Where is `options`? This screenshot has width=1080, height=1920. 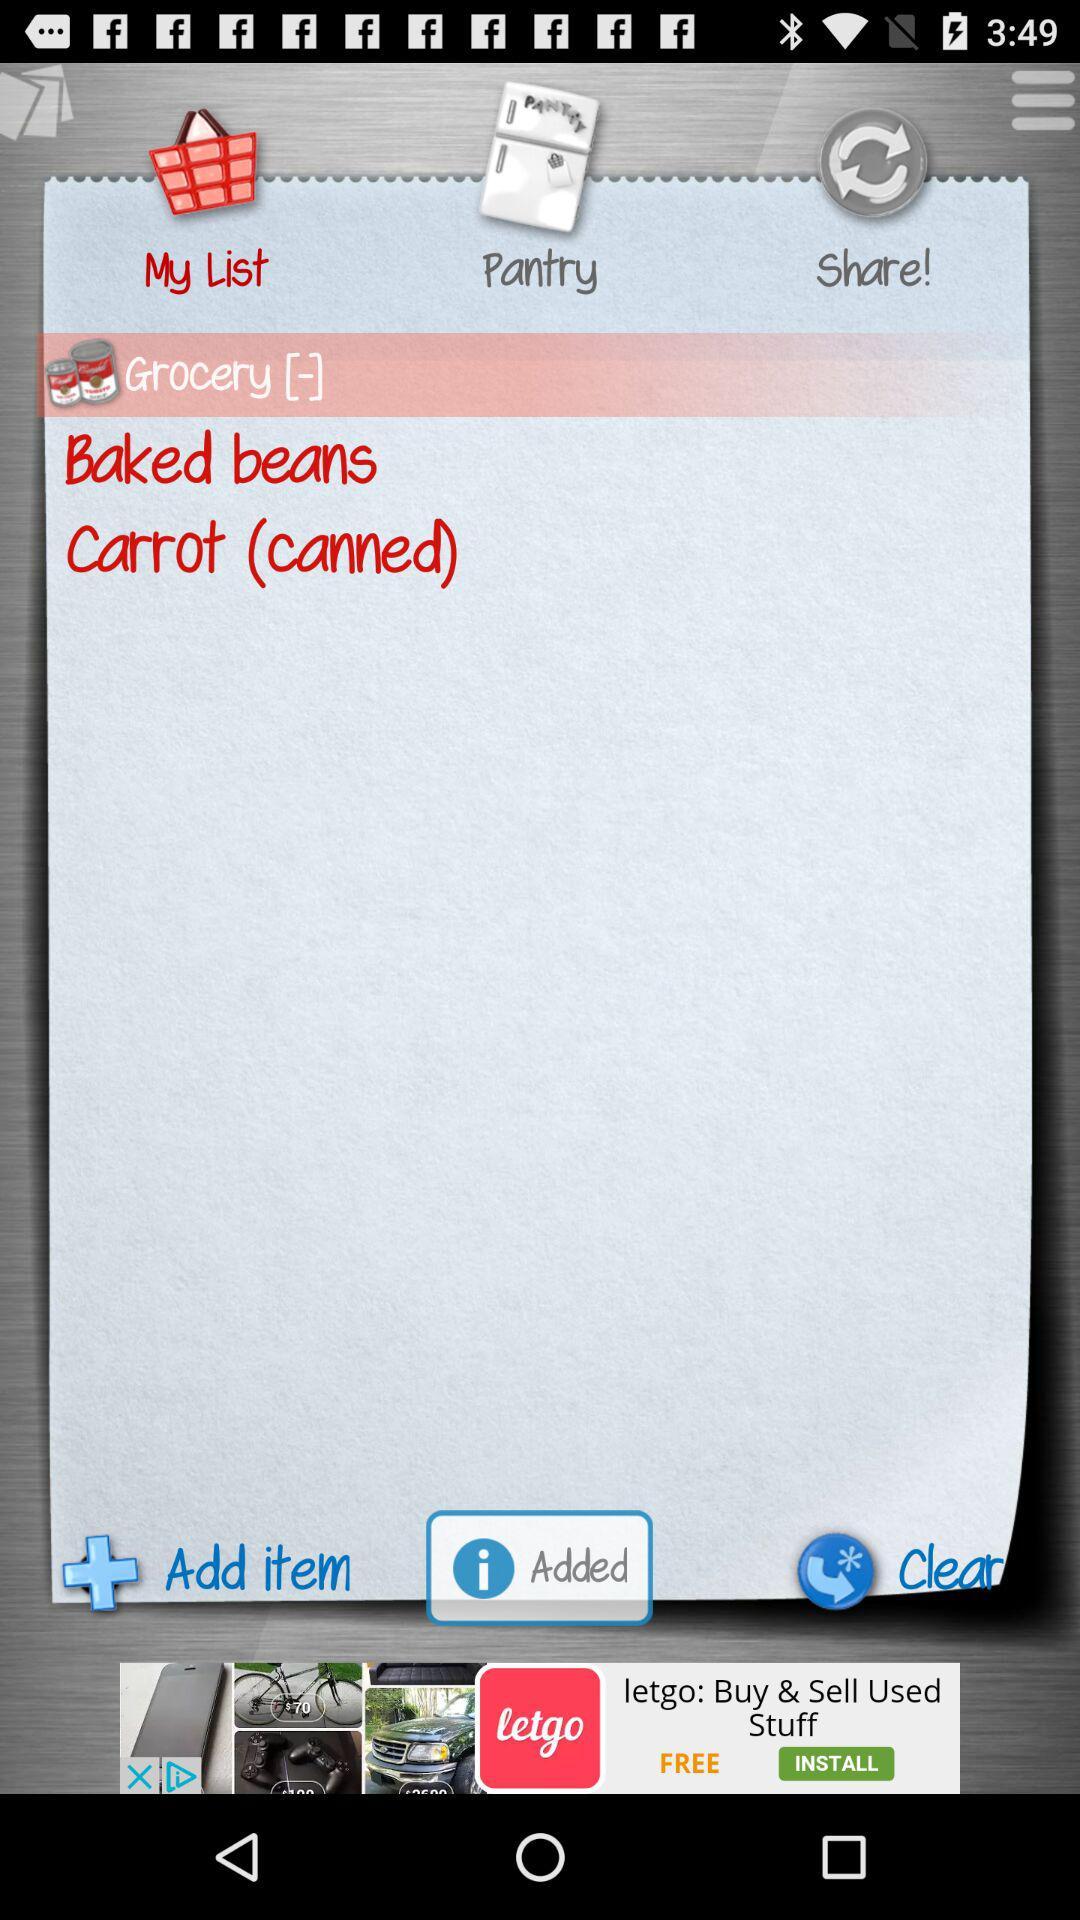 options is located at coordinates (1032, 109).